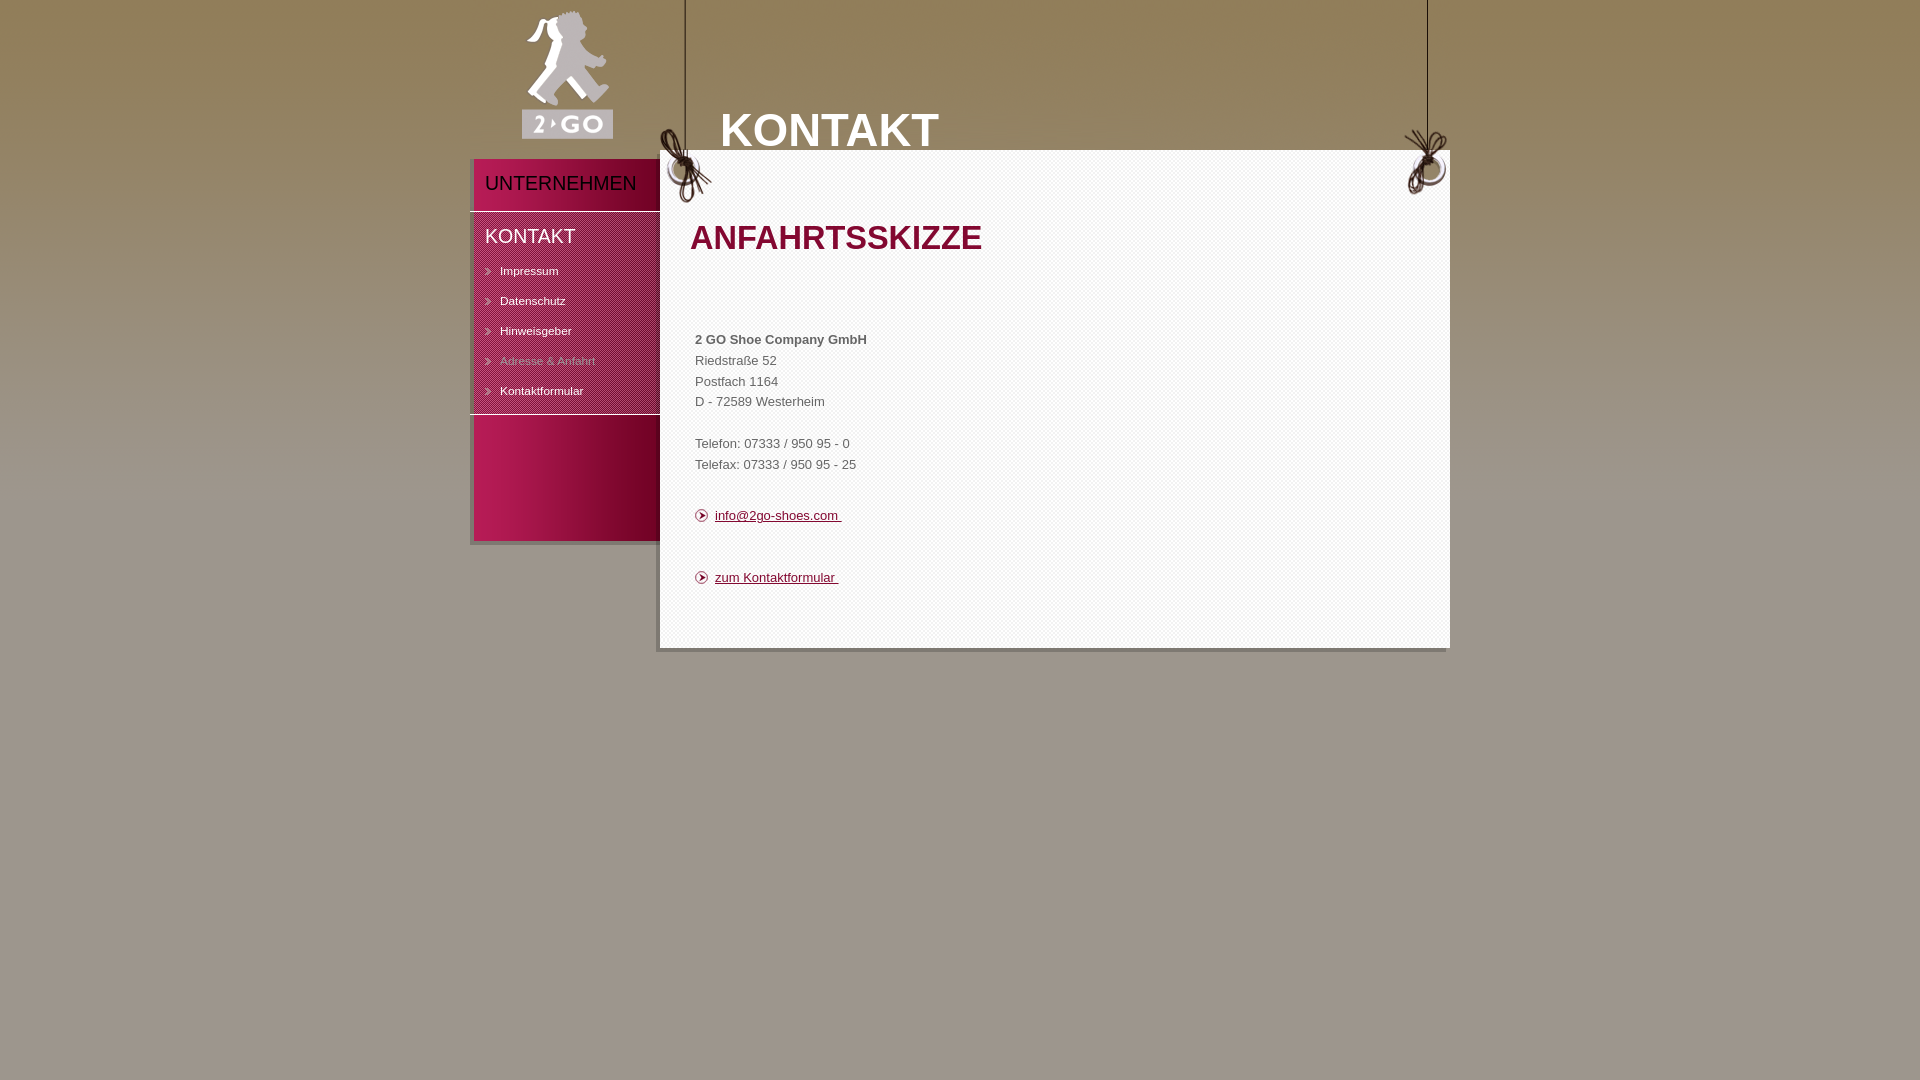 The width and height of the screenshot is (1920, 1080). I want to click on 'Datenschutz', so click(550, 308).